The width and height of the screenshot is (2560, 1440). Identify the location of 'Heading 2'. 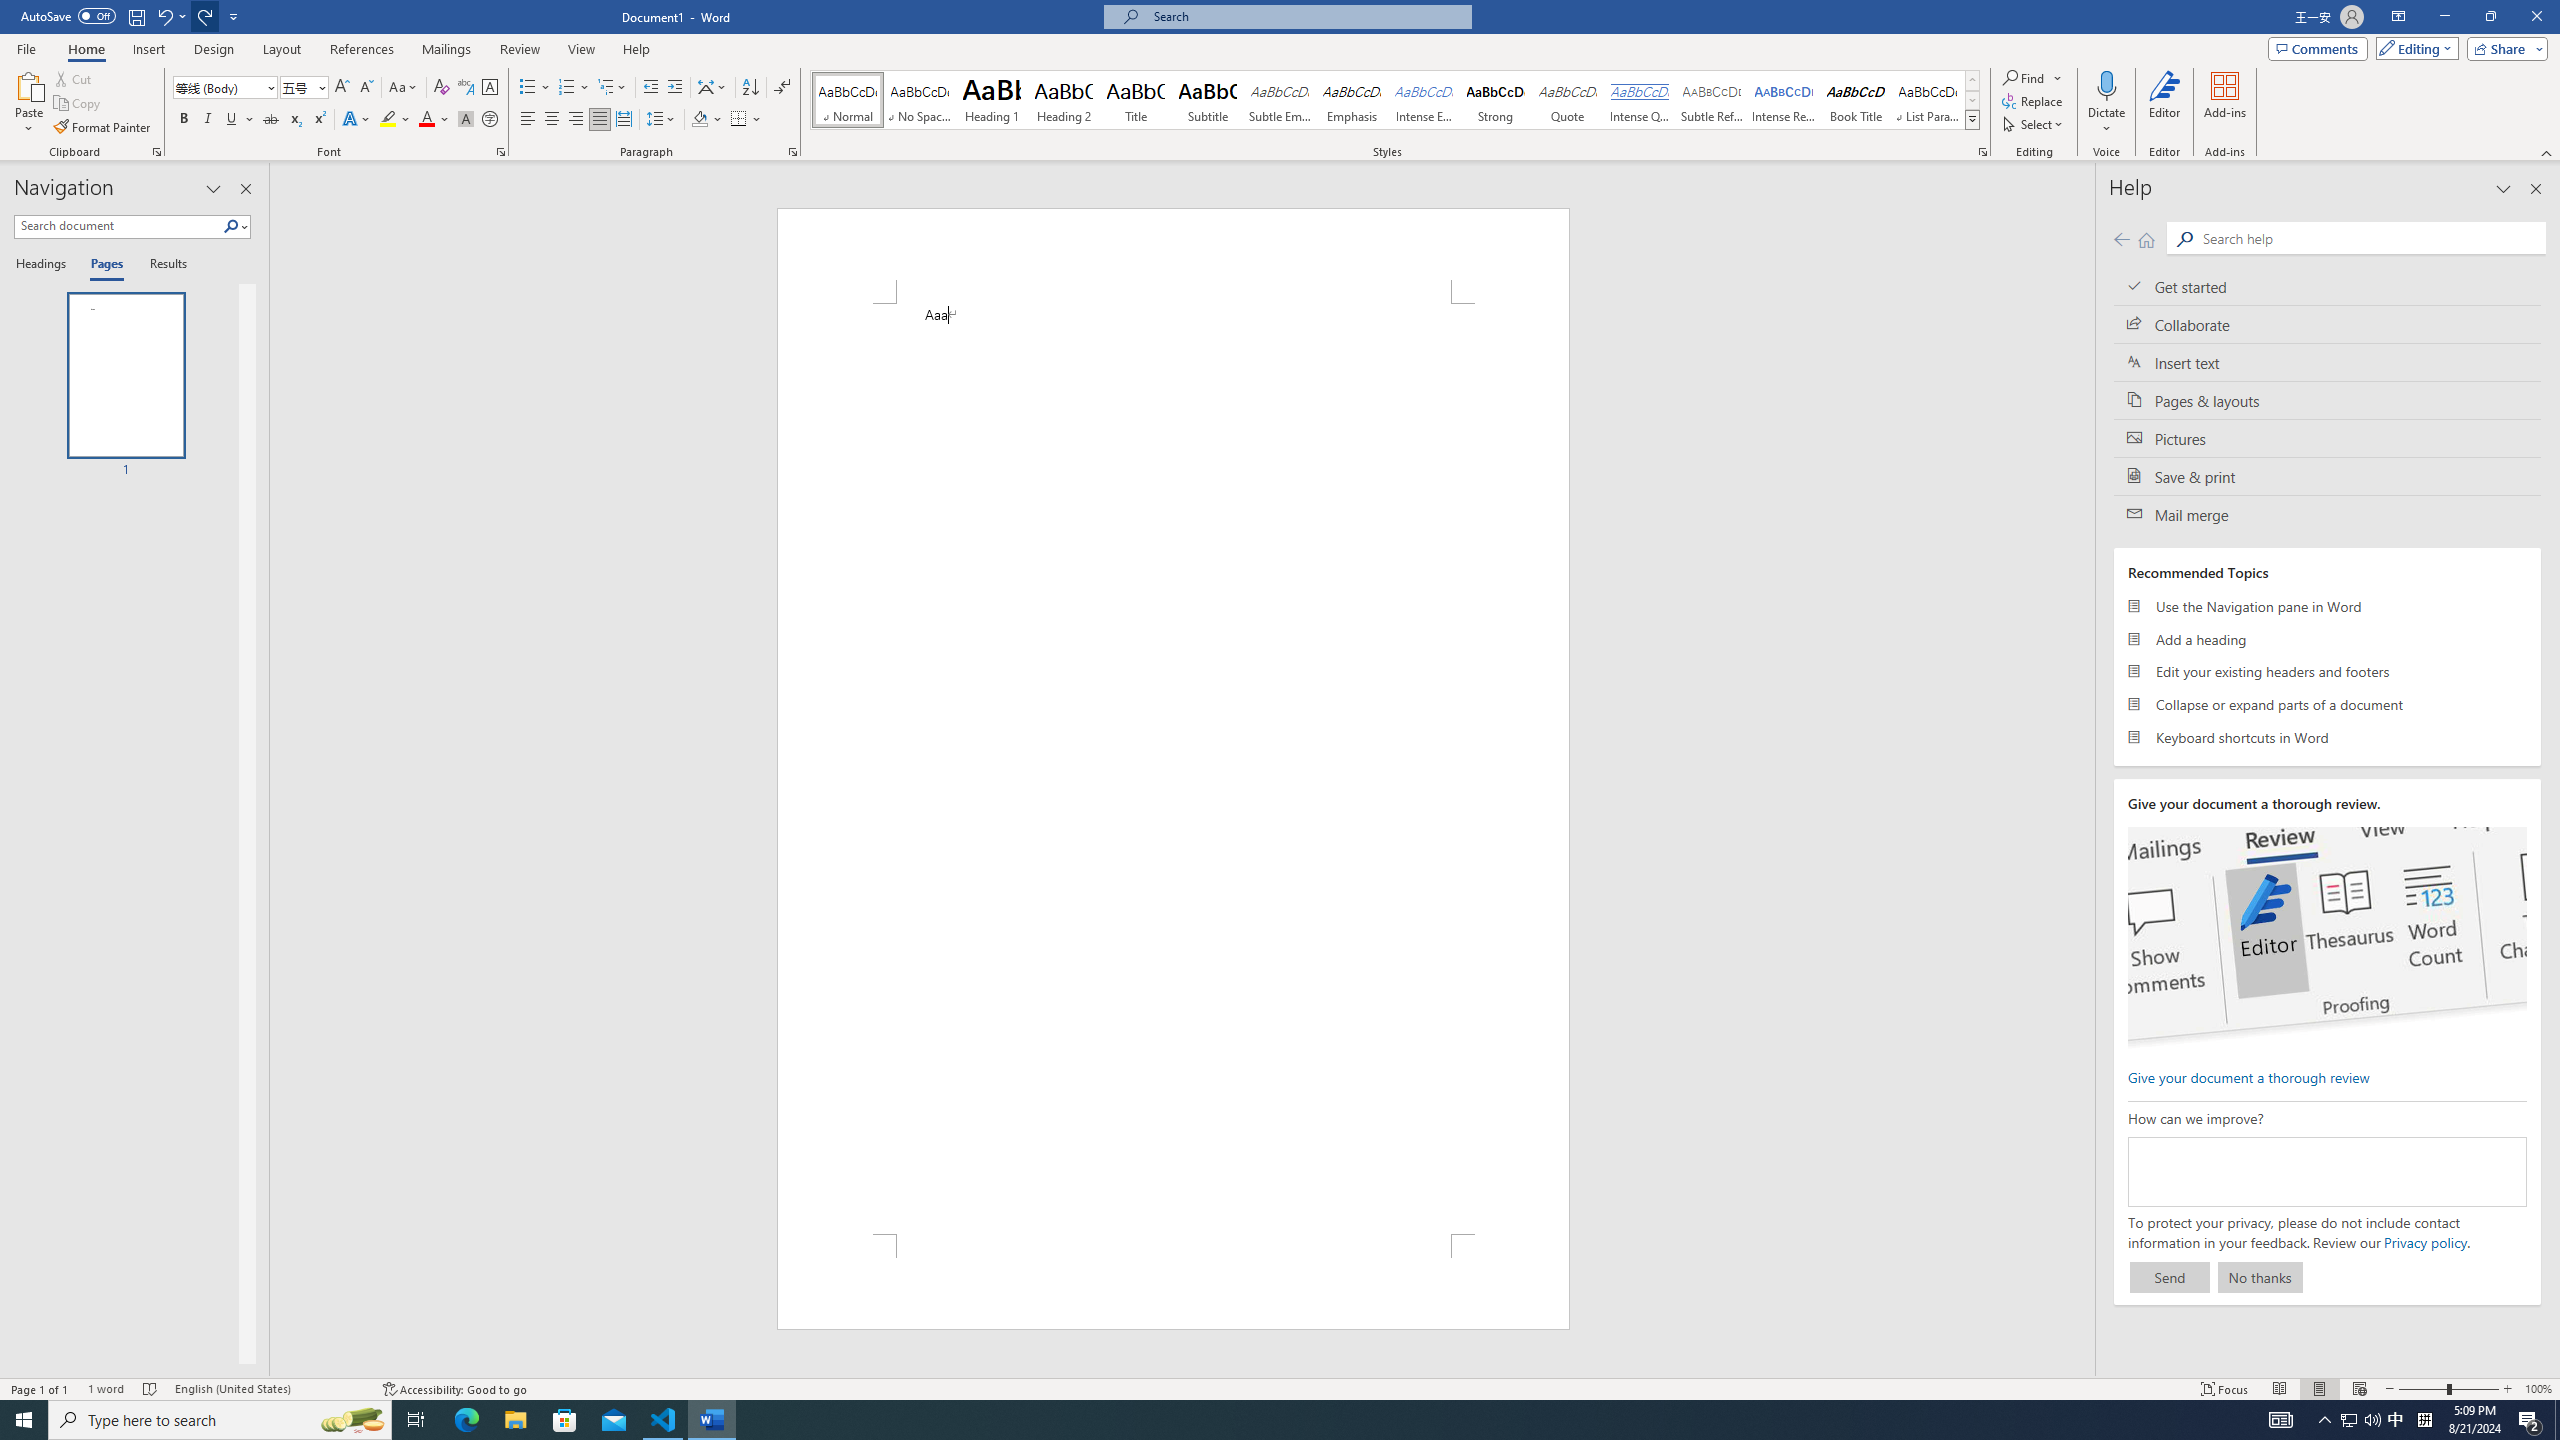
(1063, 99).